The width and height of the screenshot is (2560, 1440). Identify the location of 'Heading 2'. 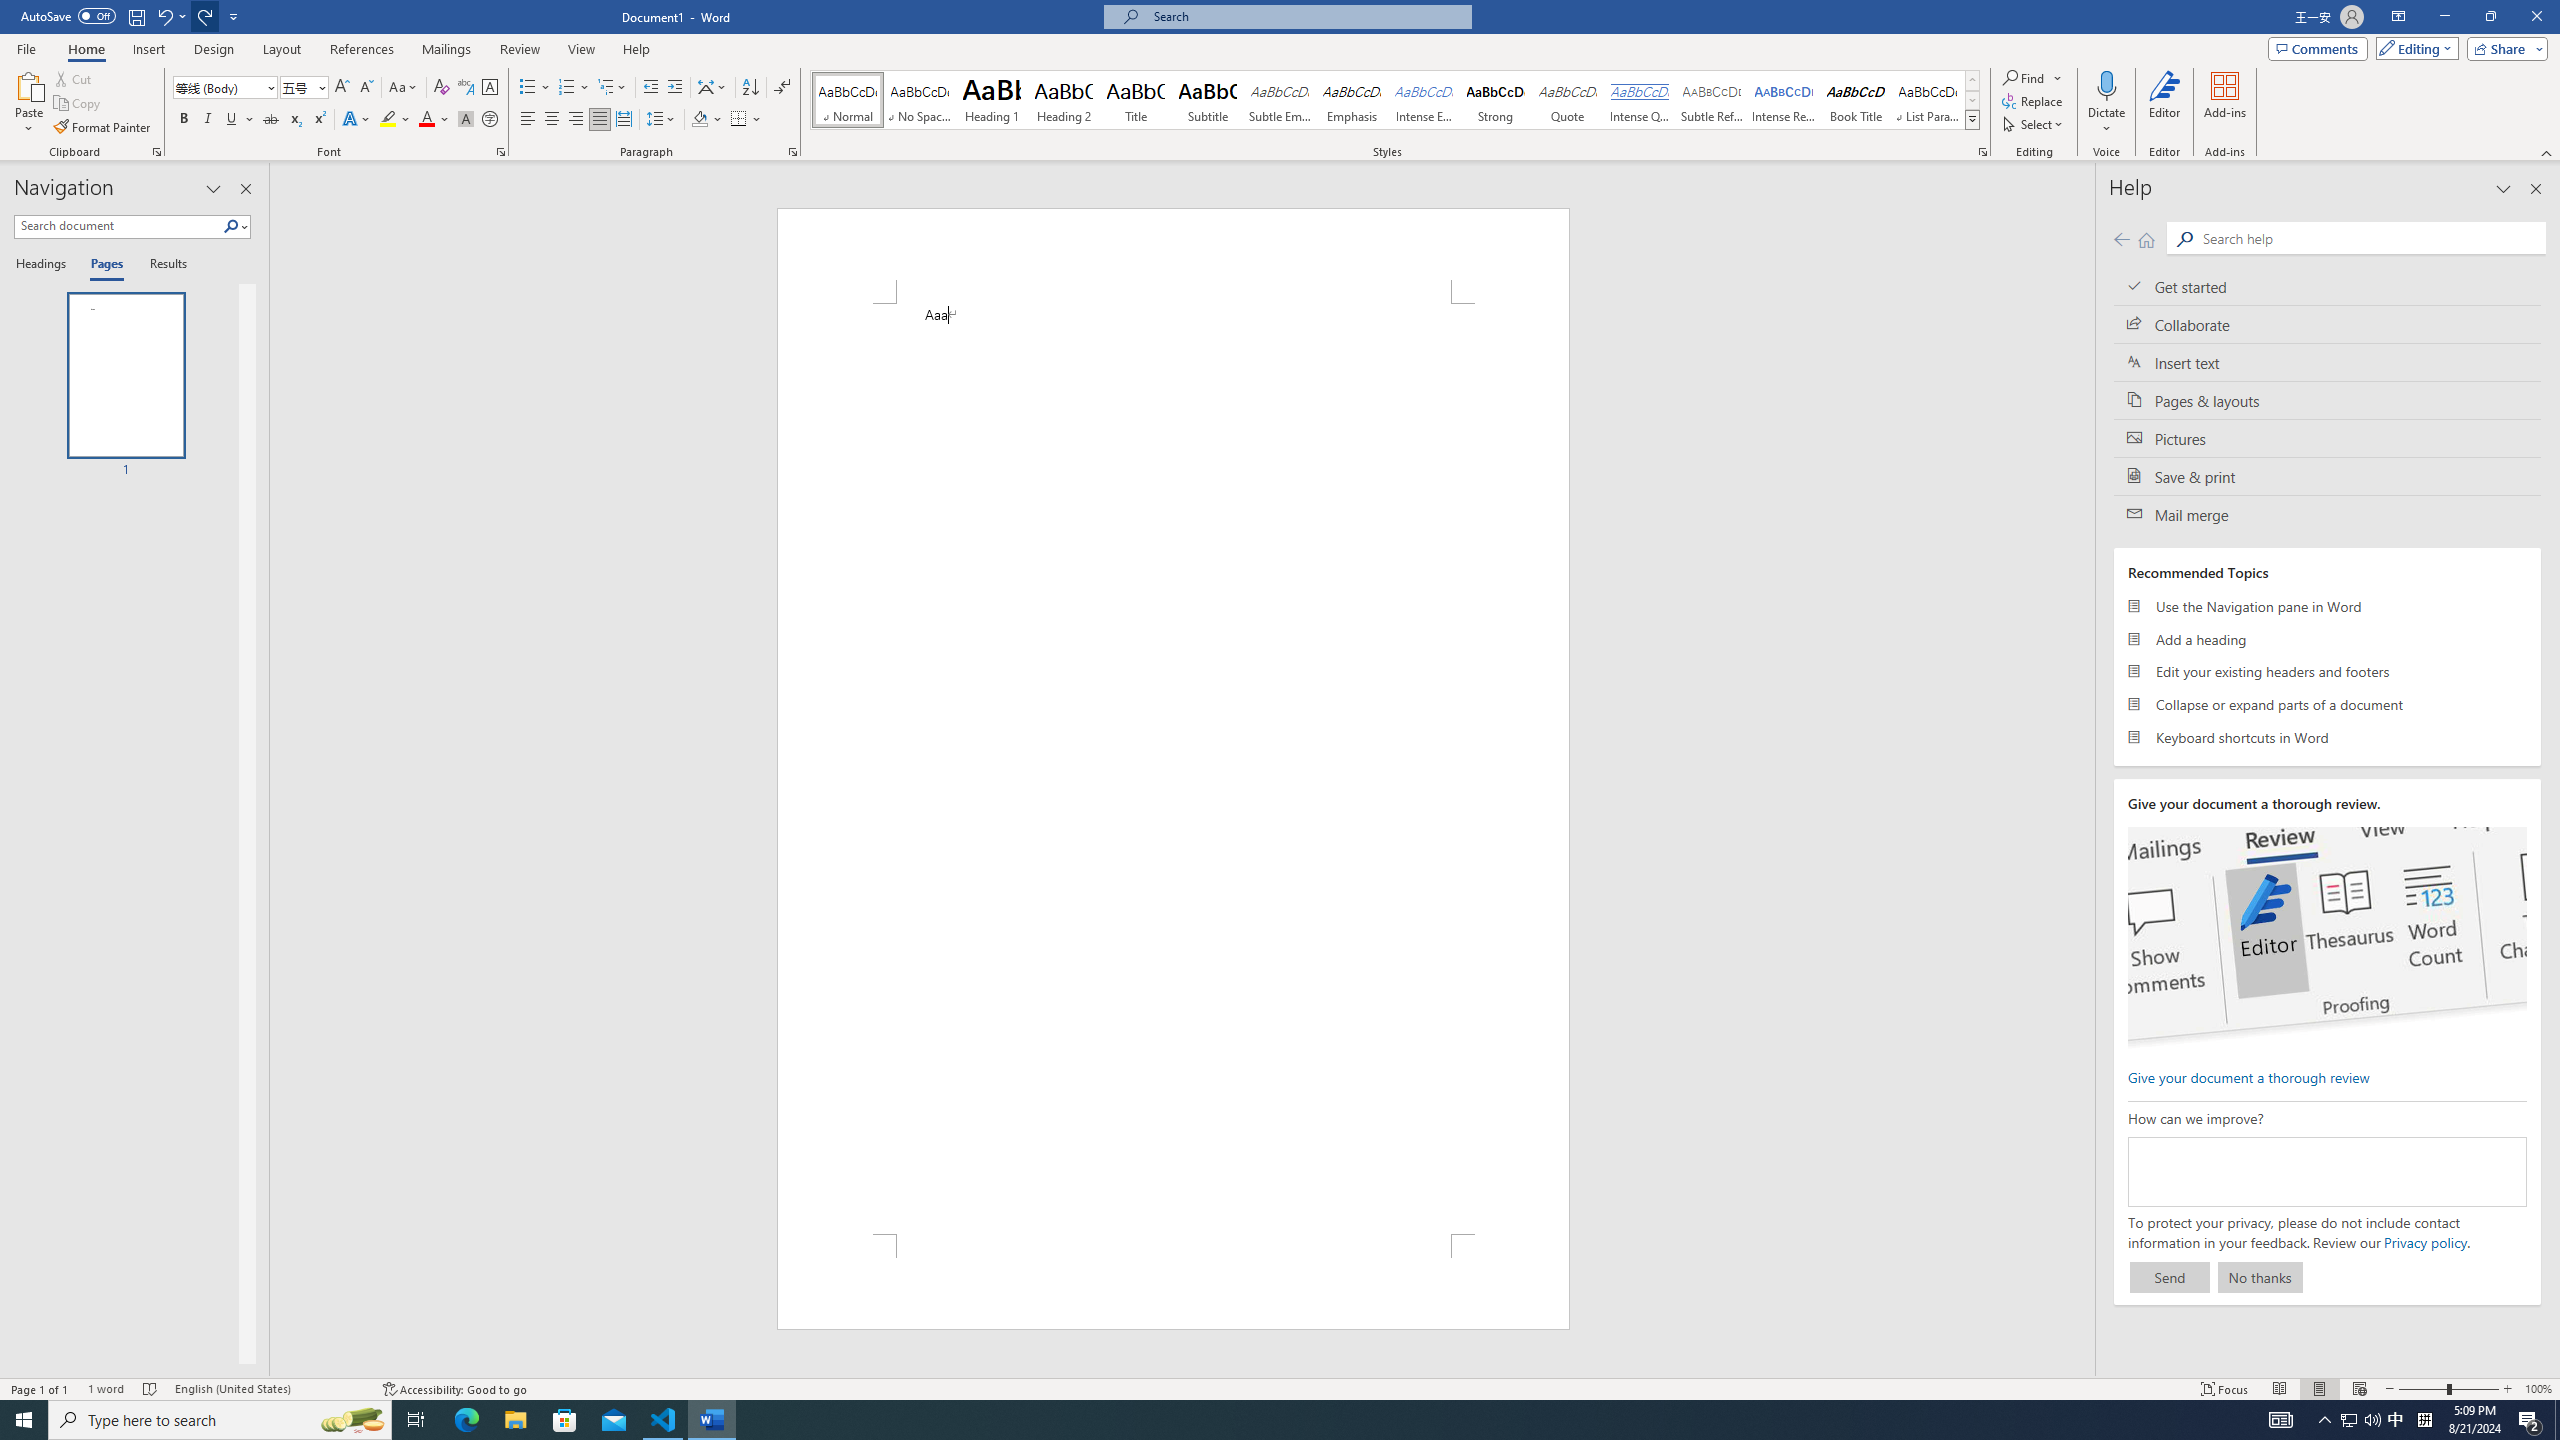
(1063, 99).